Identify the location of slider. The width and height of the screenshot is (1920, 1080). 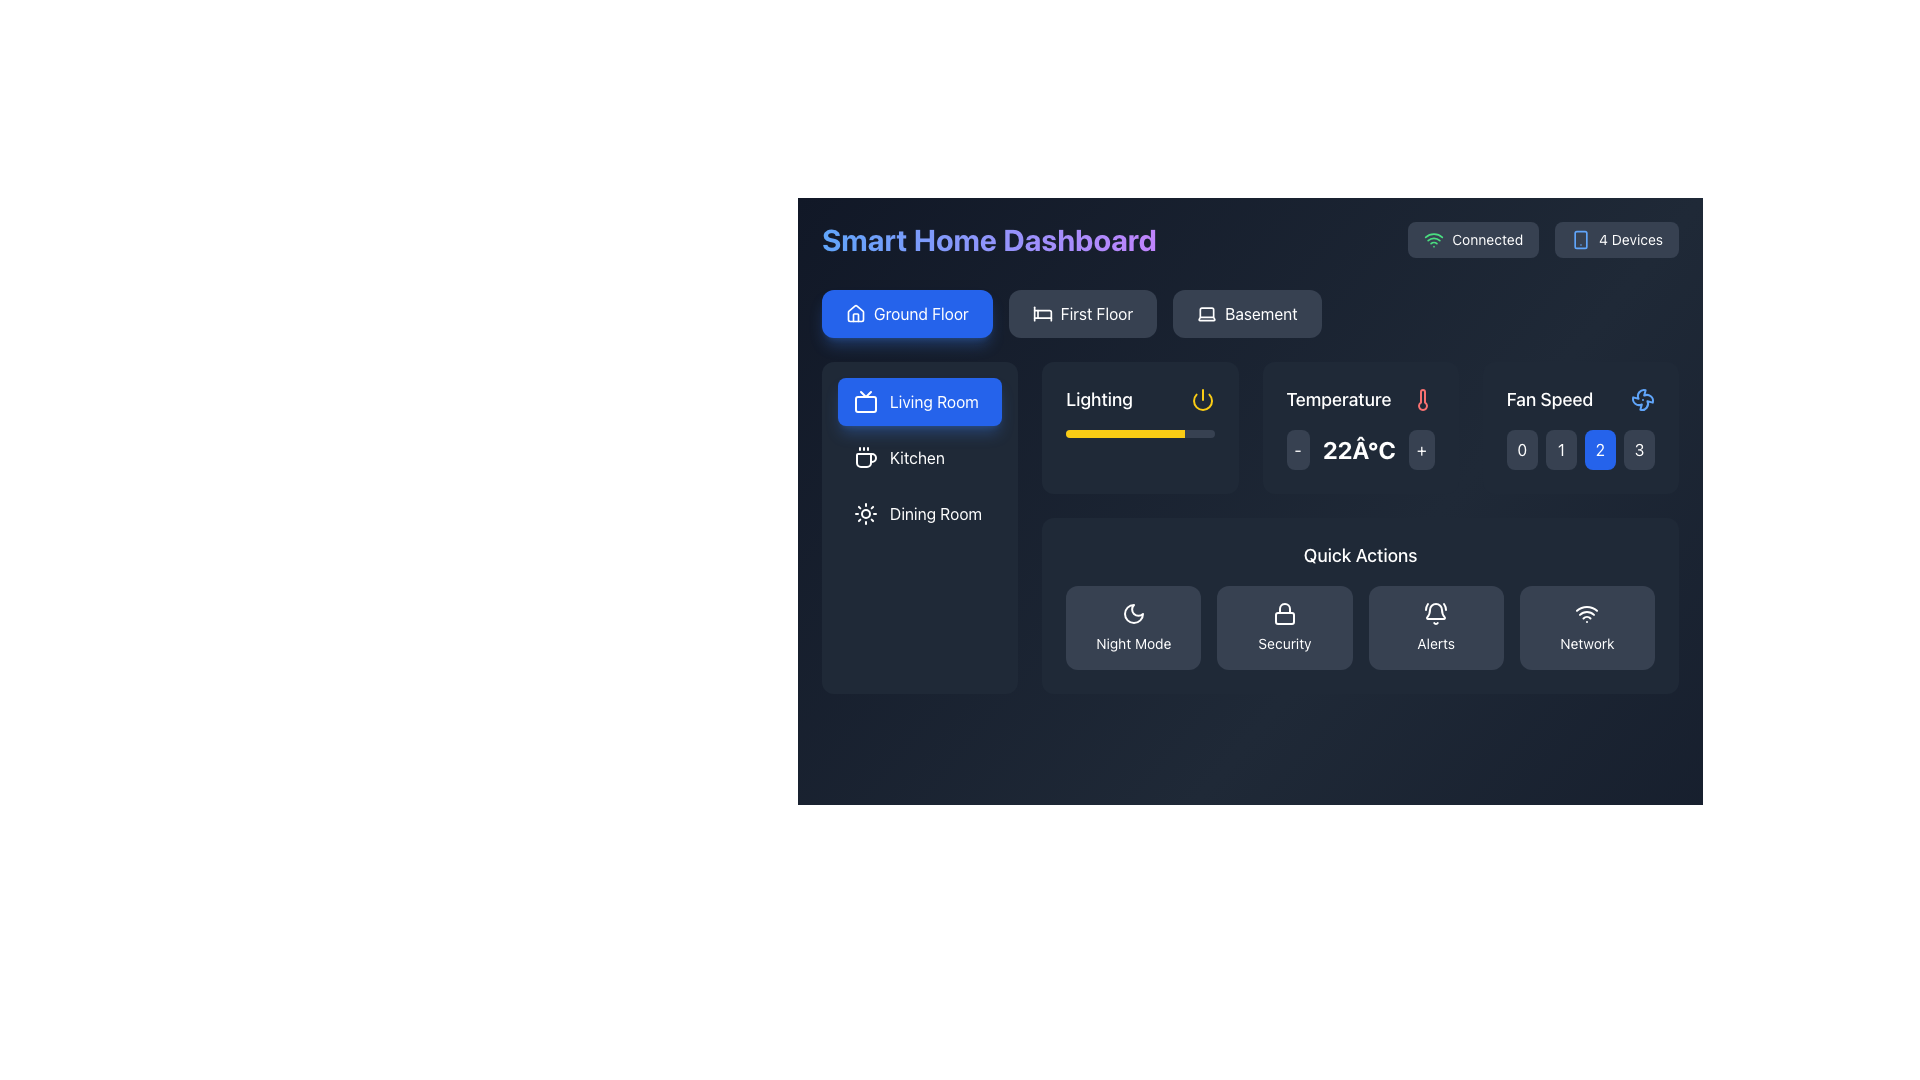
(1159, 433).